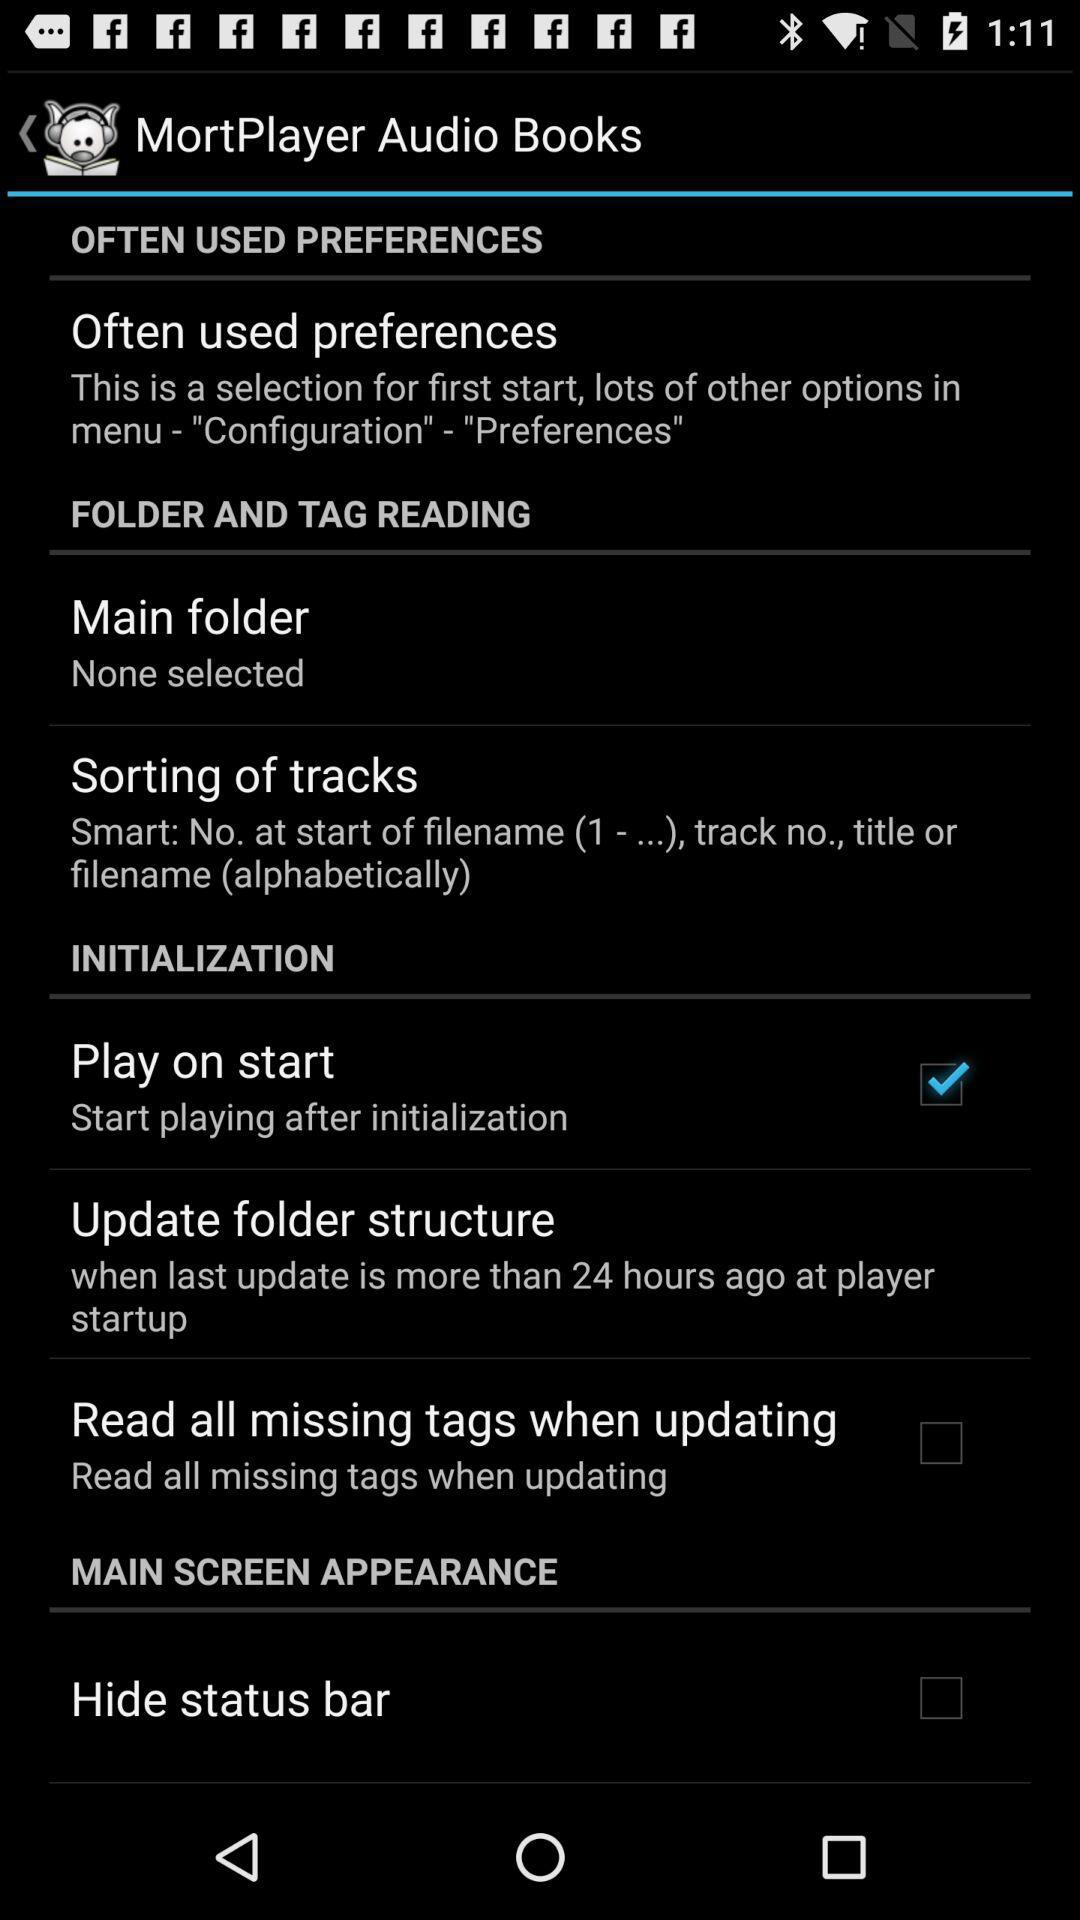 The width and height of the screenshot is (1080, 1920). I want to click on icon below update folder structure app, so click(525, 1295).